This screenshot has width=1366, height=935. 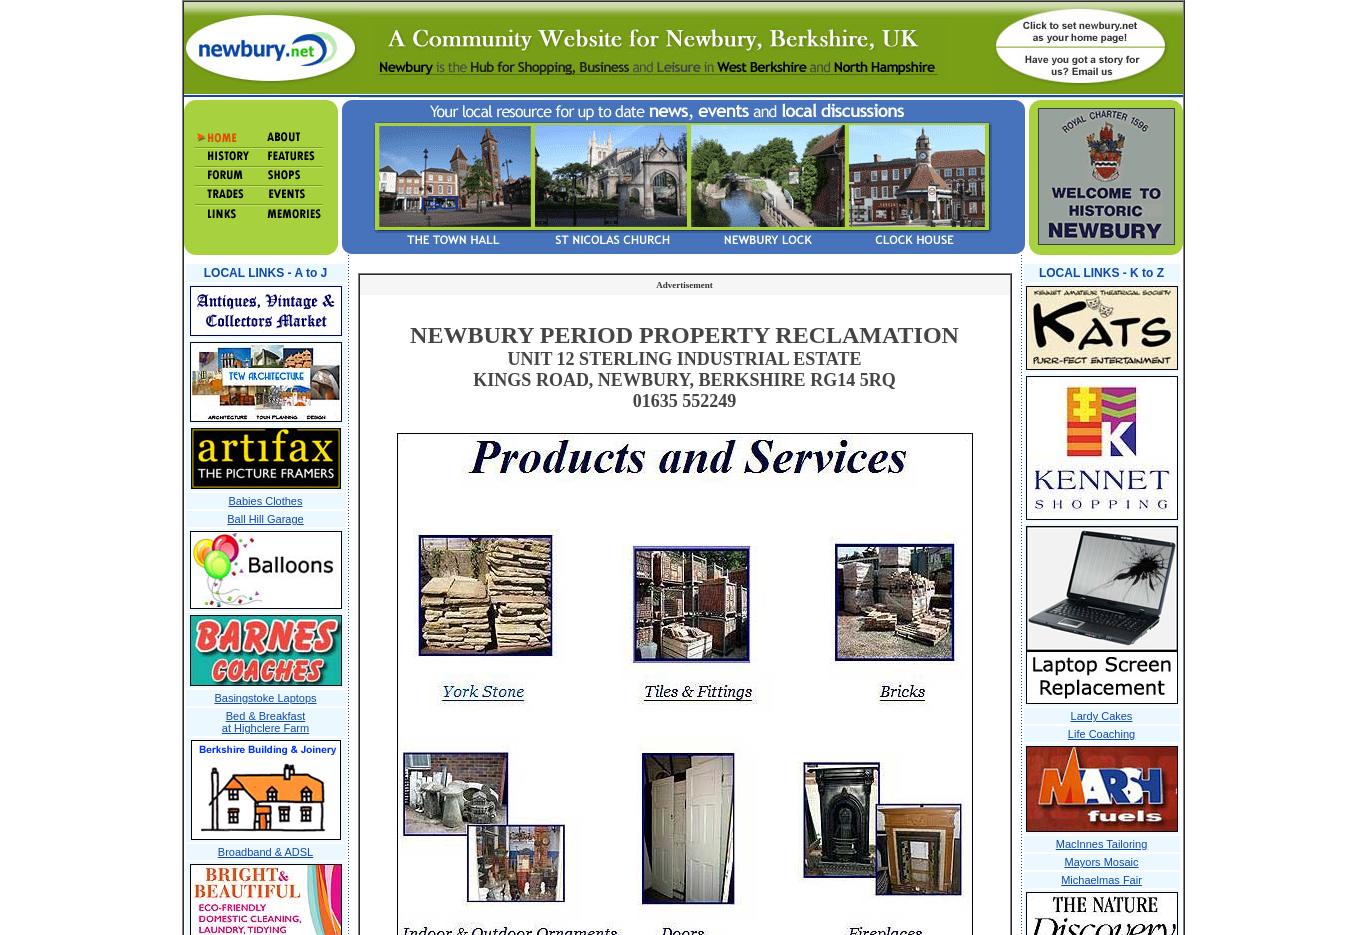 I want to click on 'at Highclere Farm', so click(x=265, y=727).